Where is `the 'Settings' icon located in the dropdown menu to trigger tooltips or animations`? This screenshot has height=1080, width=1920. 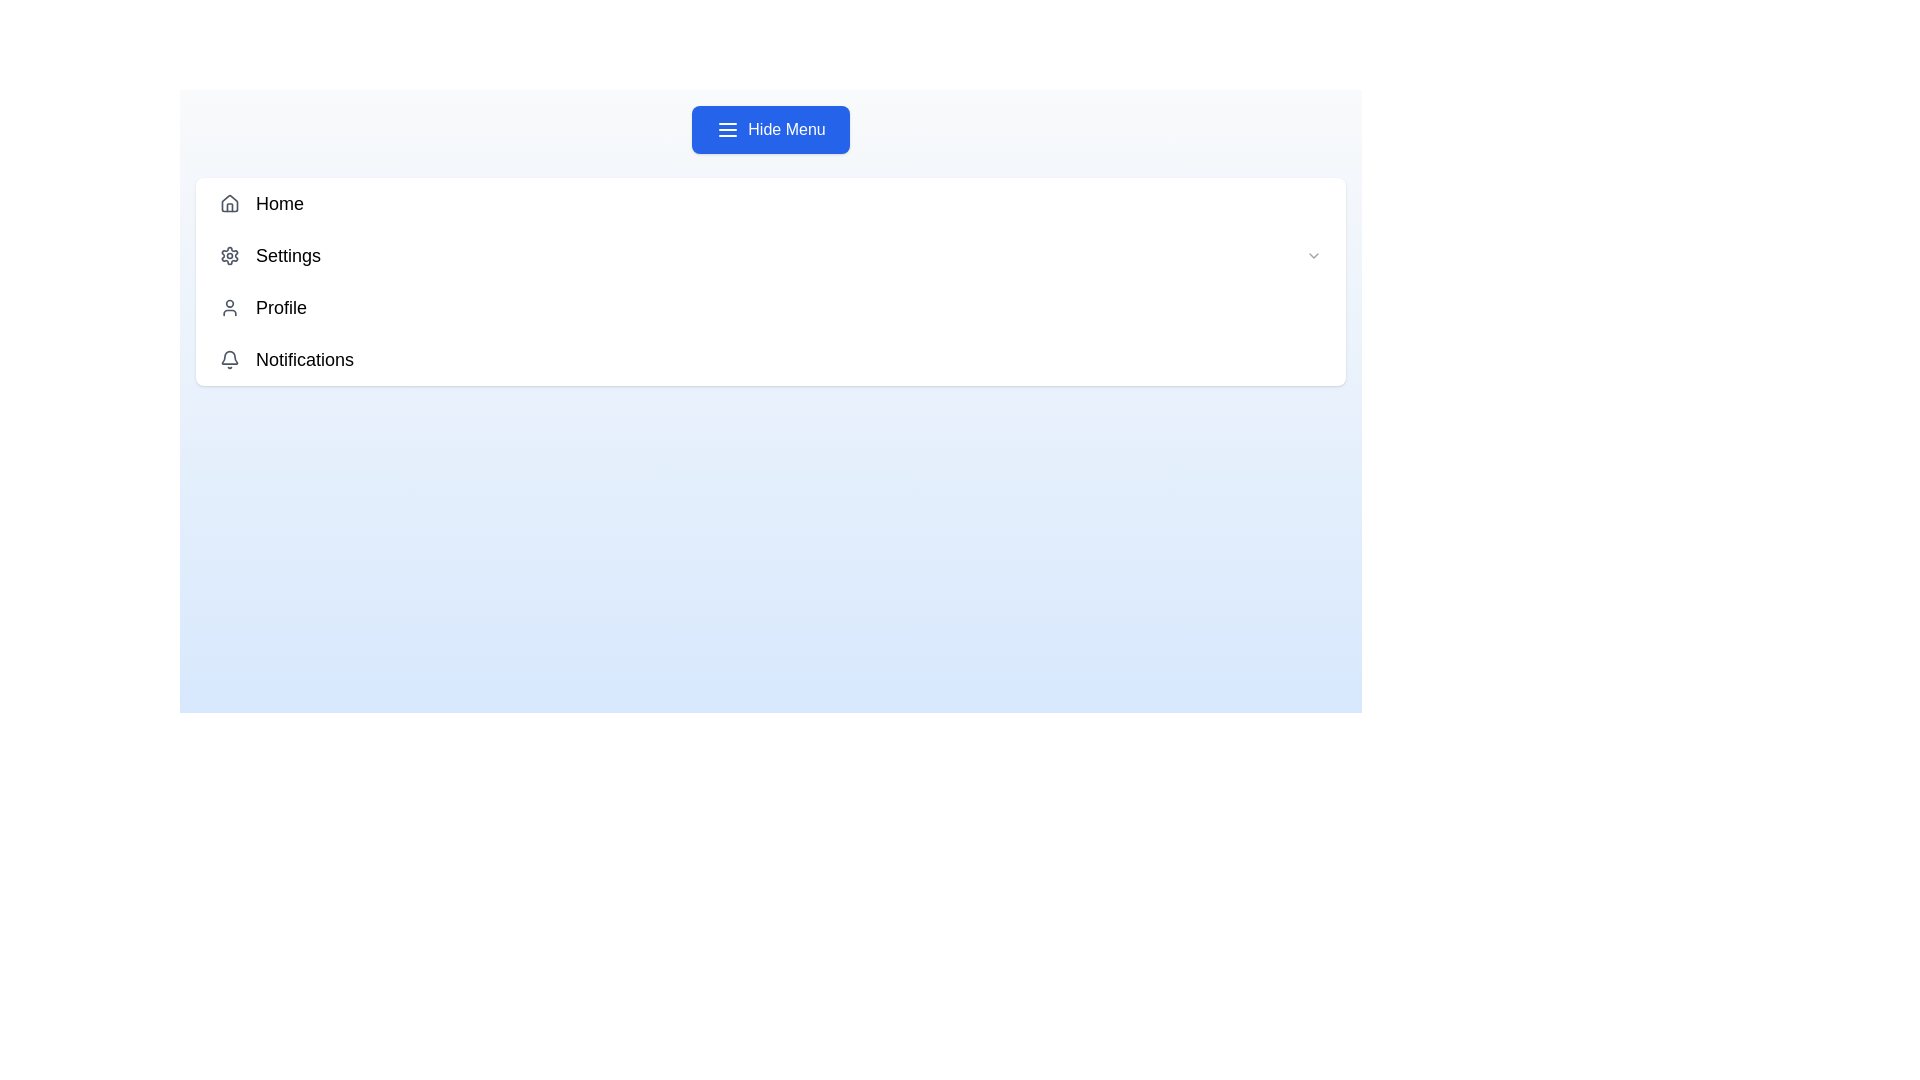 the 'Settings' icon located in the dropdown menu to trigger tooltips or animations is located at coordinates (230, 254).